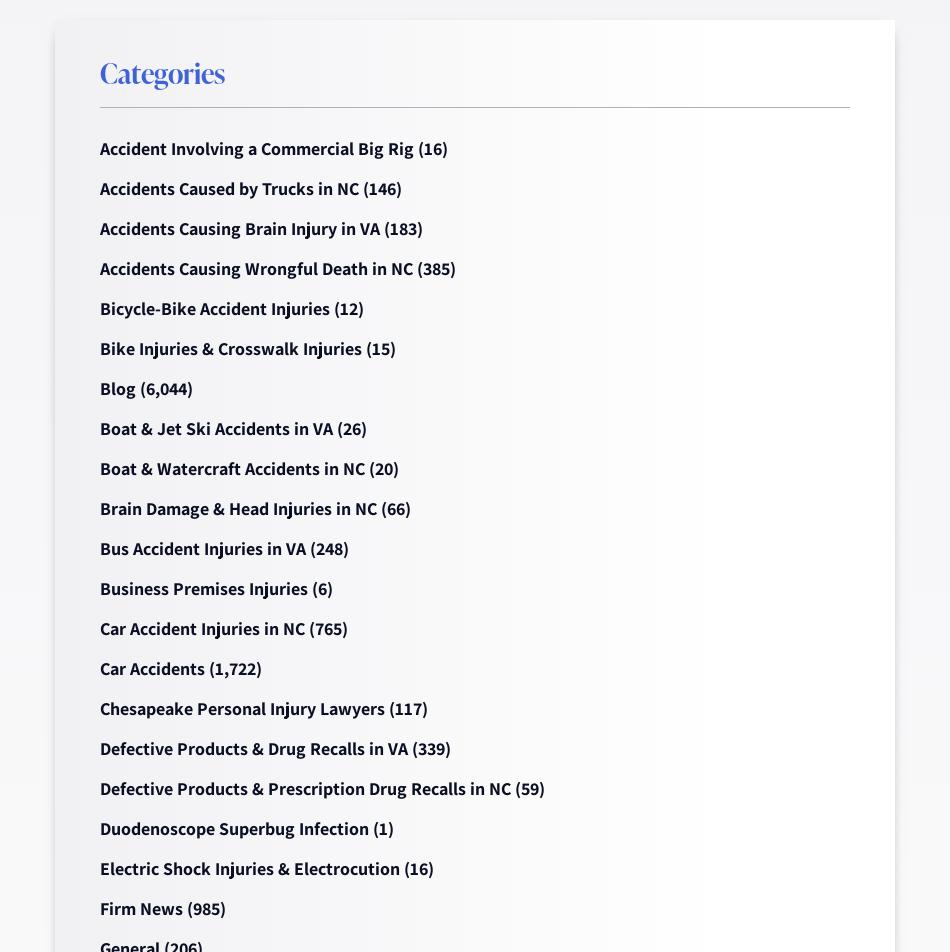 The width and height of the screenshot is (950, 952). Describe the element at coordinates (405, 708) in the screenshot. I see `'(117)'` at that location.